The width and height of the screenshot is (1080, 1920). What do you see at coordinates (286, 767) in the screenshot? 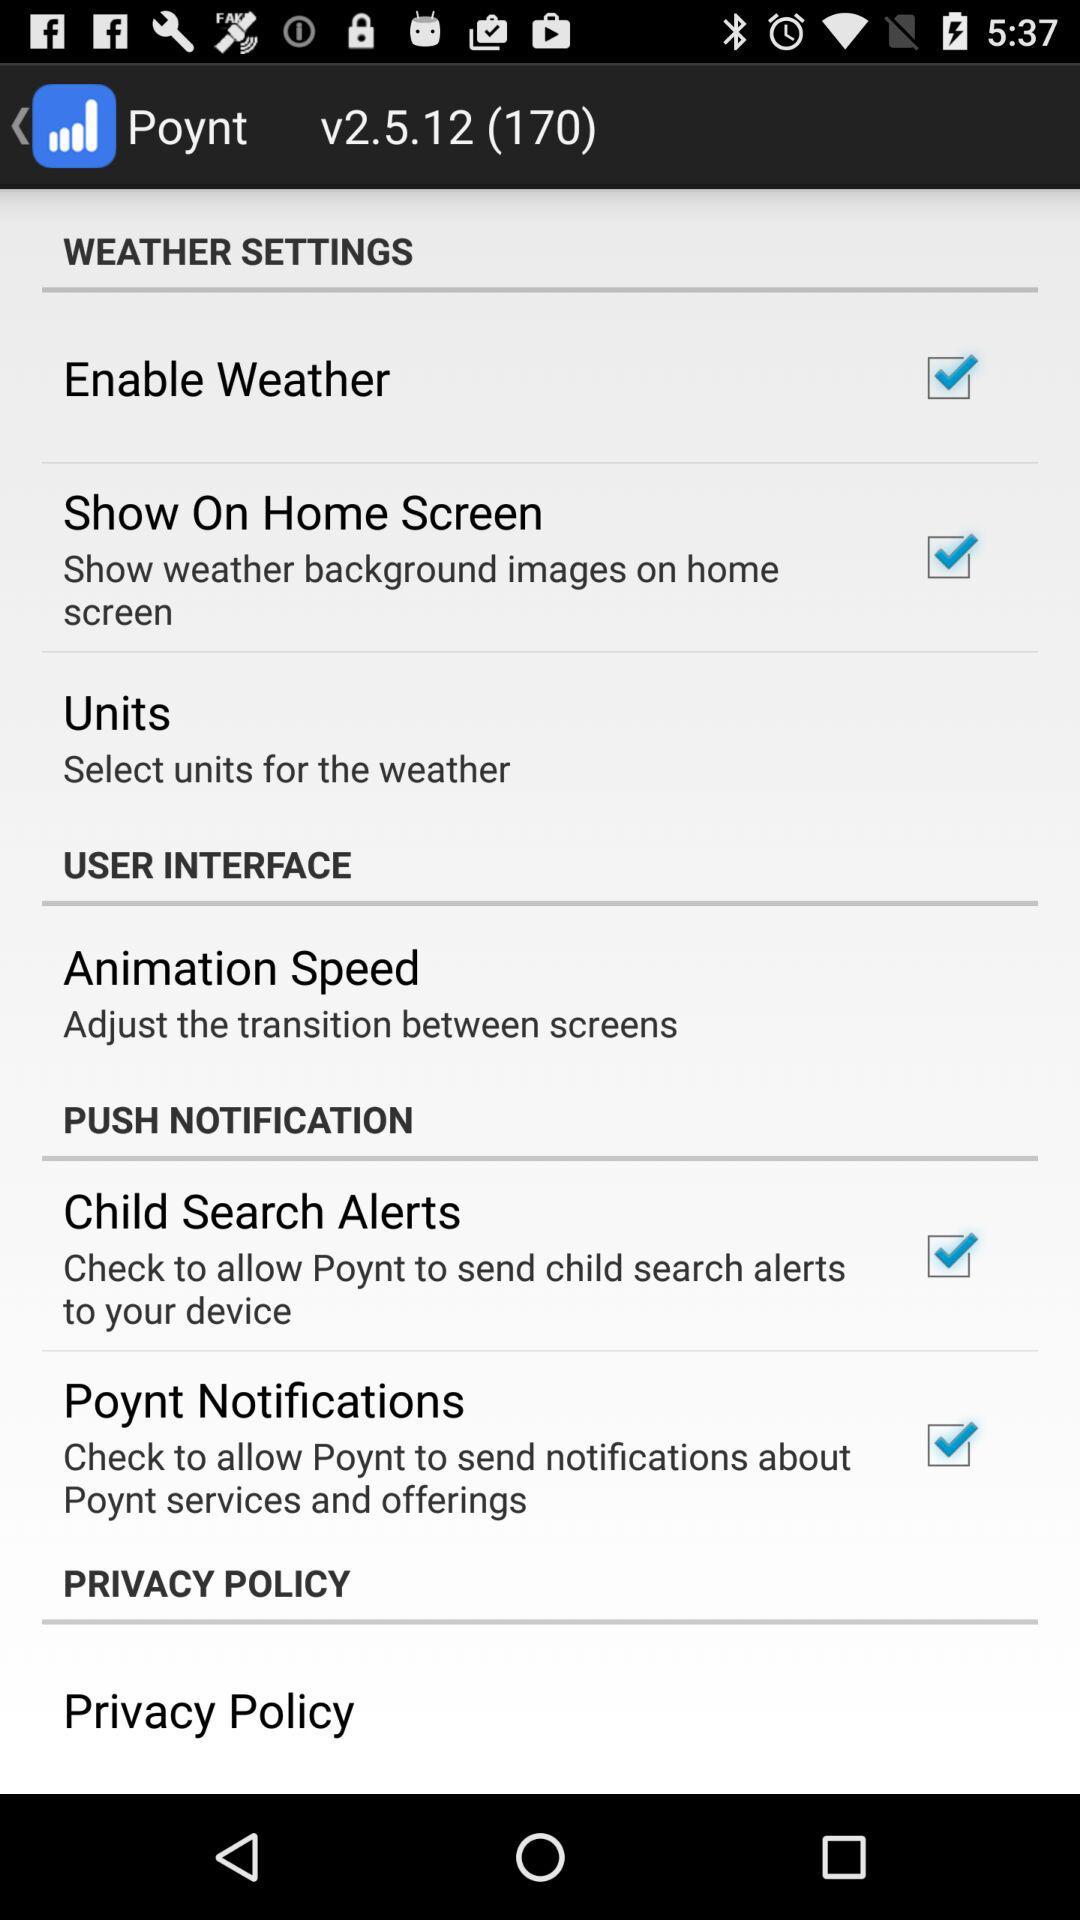
I see `the select units for` at bounding box center [286, 767].